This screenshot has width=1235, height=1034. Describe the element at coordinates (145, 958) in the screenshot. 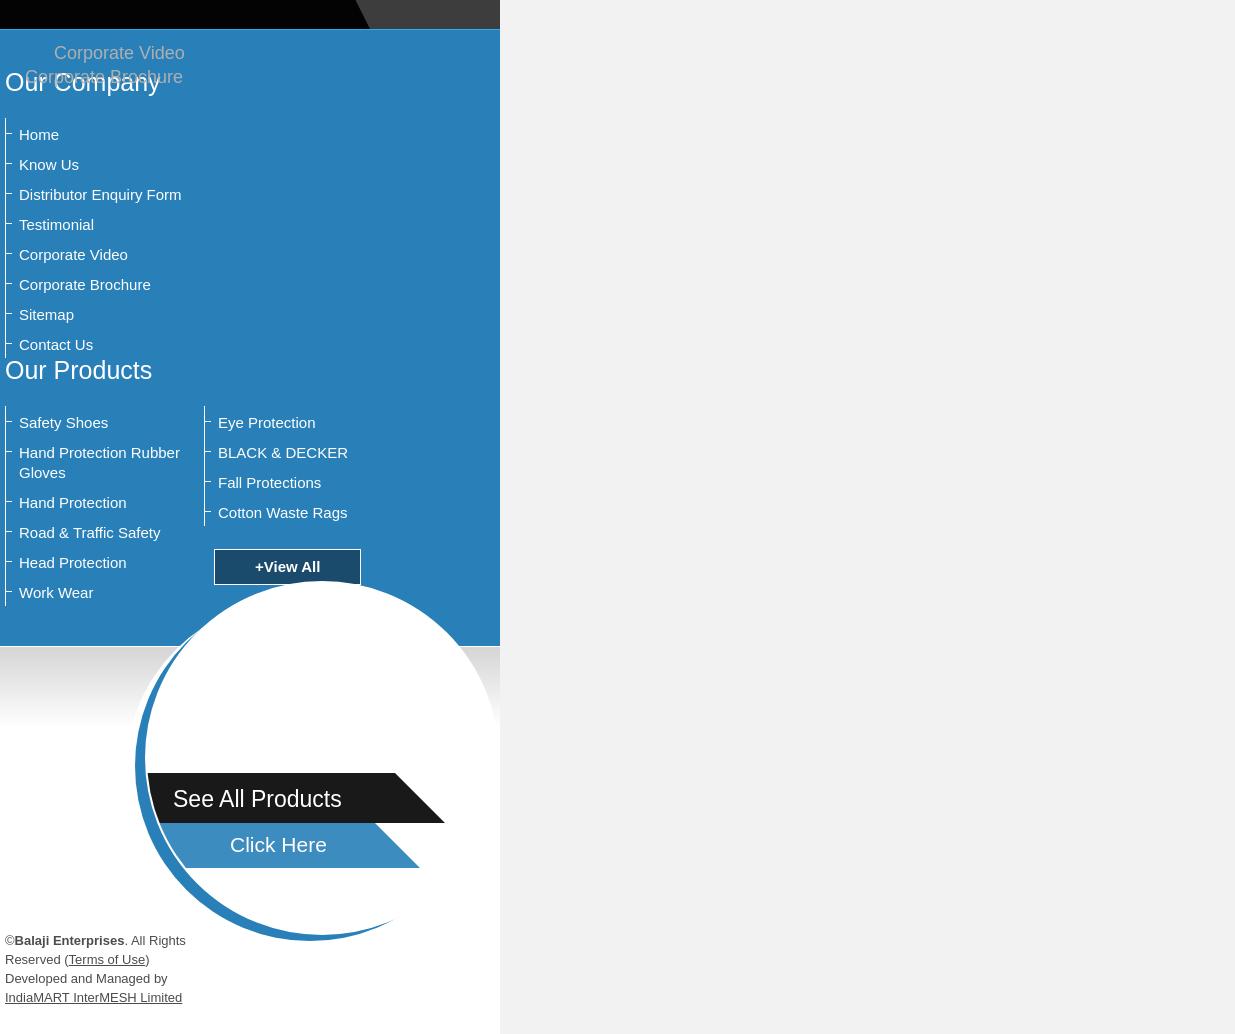

I see `')'` at that location.